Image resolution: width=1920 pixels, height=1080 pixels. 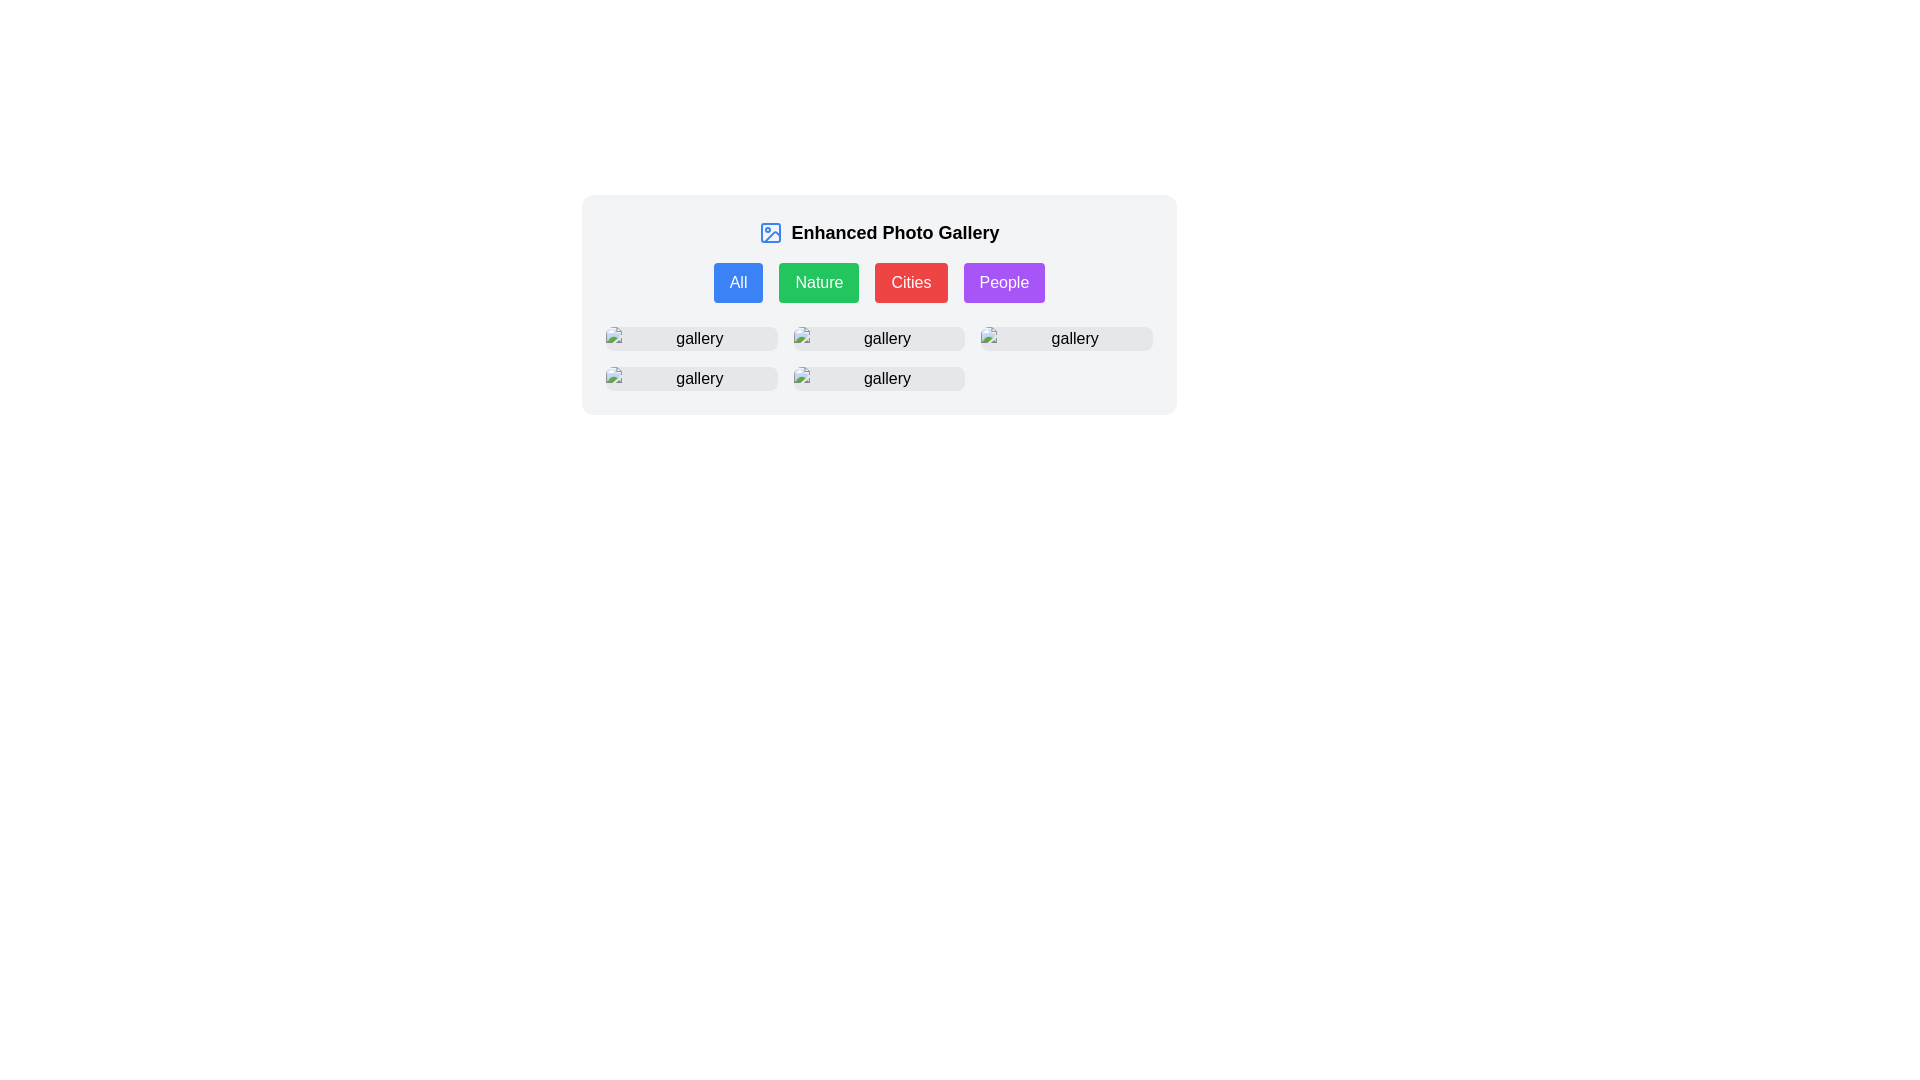 I want to click on the rounded rectangular graphical icon in the top-left section of the toolbar, which is part of the 'Enhanced Photo Gallery' interface, so click(x=770, y=231).